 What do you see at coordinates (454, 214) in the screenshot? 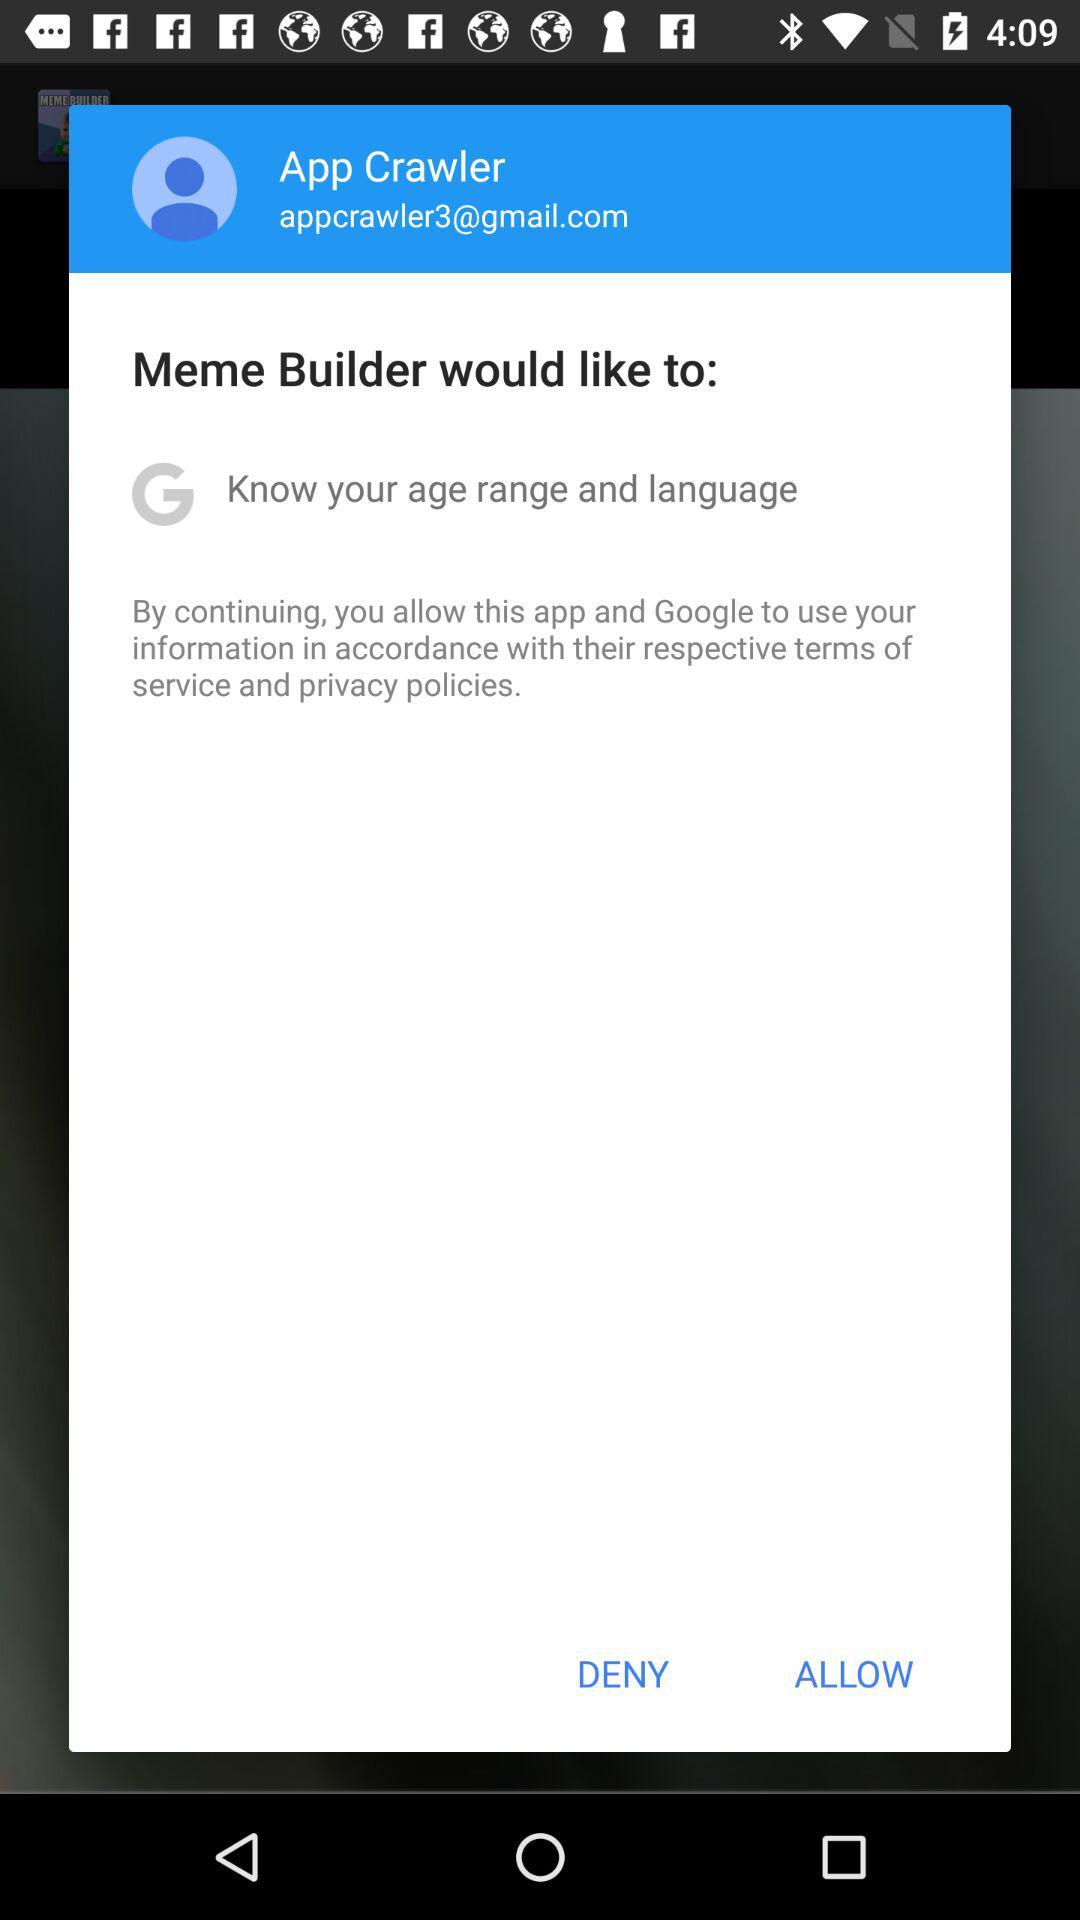
I see `the appcrawler3@gmail.com item` at bounding box center [454, 214].